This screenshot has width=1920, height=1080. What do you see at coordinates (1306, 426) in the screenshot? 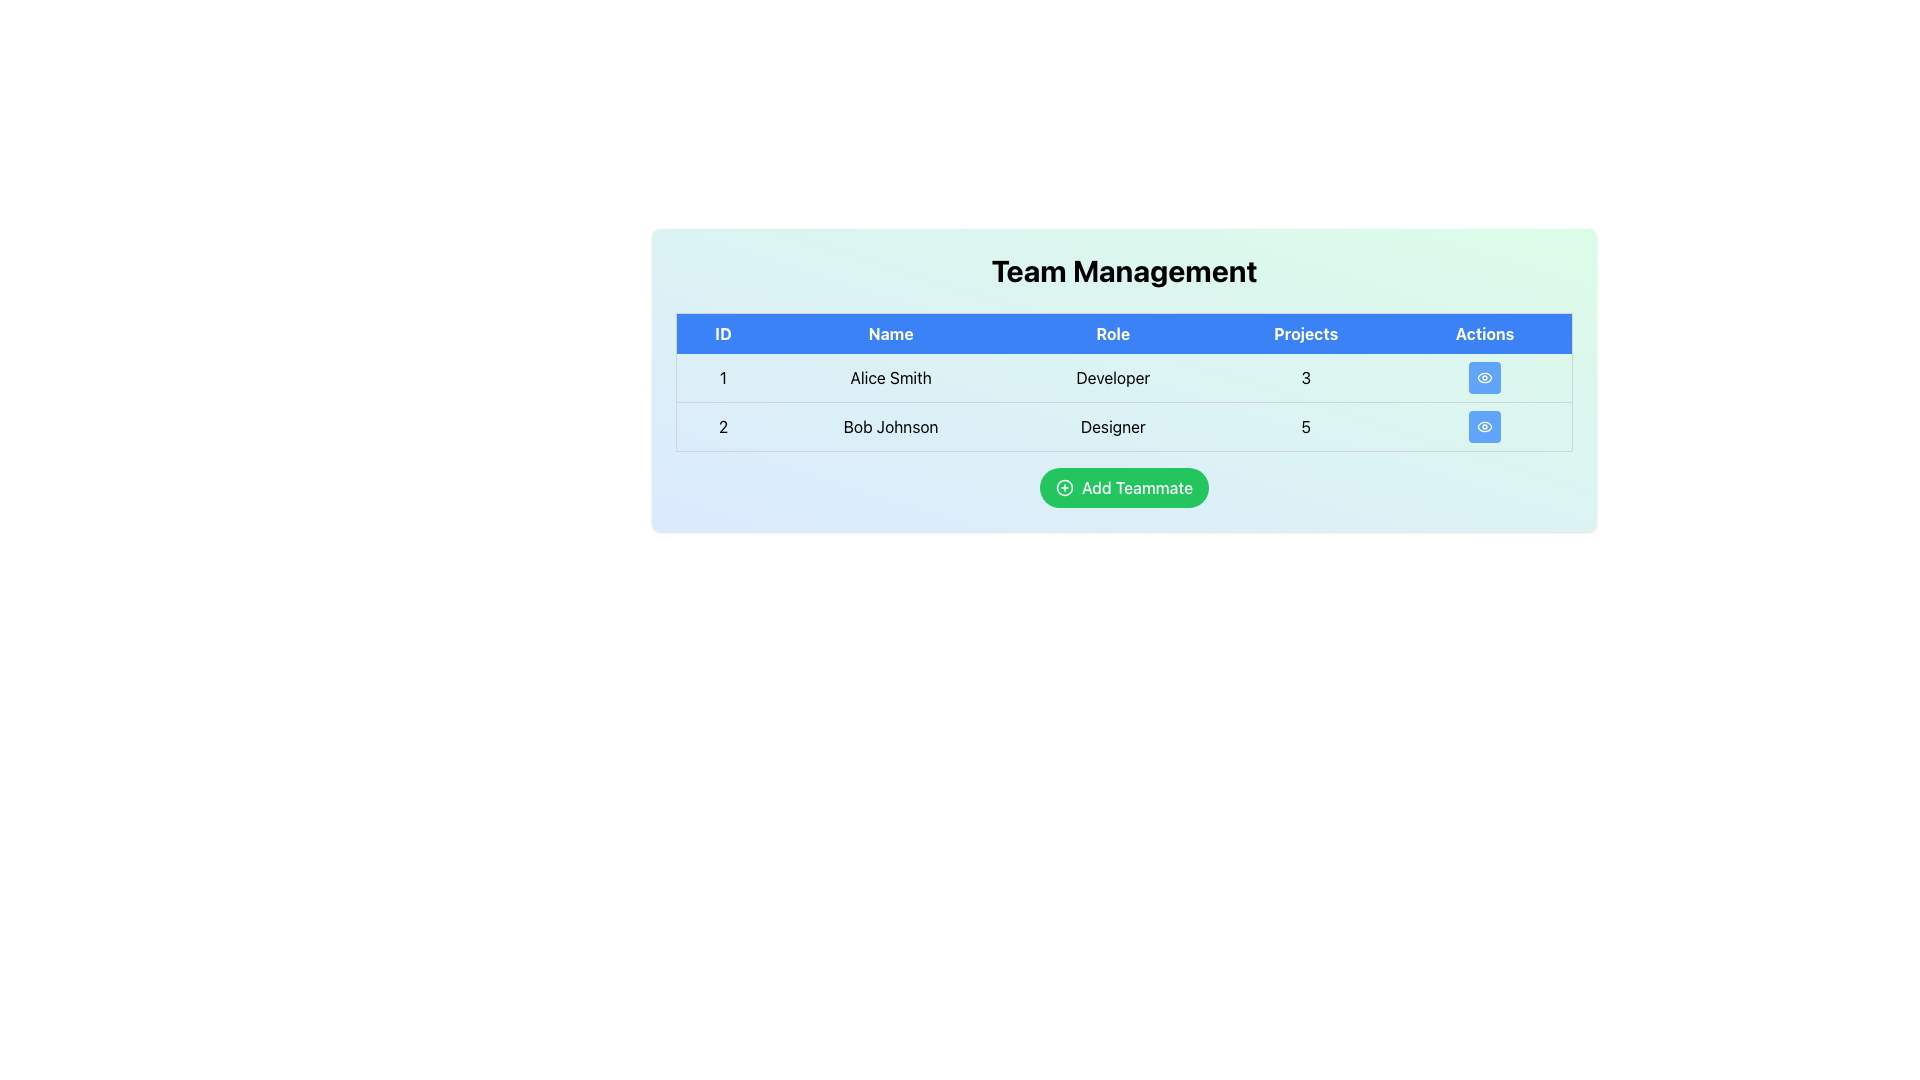
I see `the centered number '5' displayed in bold text under the Projects column in the second row of the table, adjacent` at bounding box center [1306, 426].